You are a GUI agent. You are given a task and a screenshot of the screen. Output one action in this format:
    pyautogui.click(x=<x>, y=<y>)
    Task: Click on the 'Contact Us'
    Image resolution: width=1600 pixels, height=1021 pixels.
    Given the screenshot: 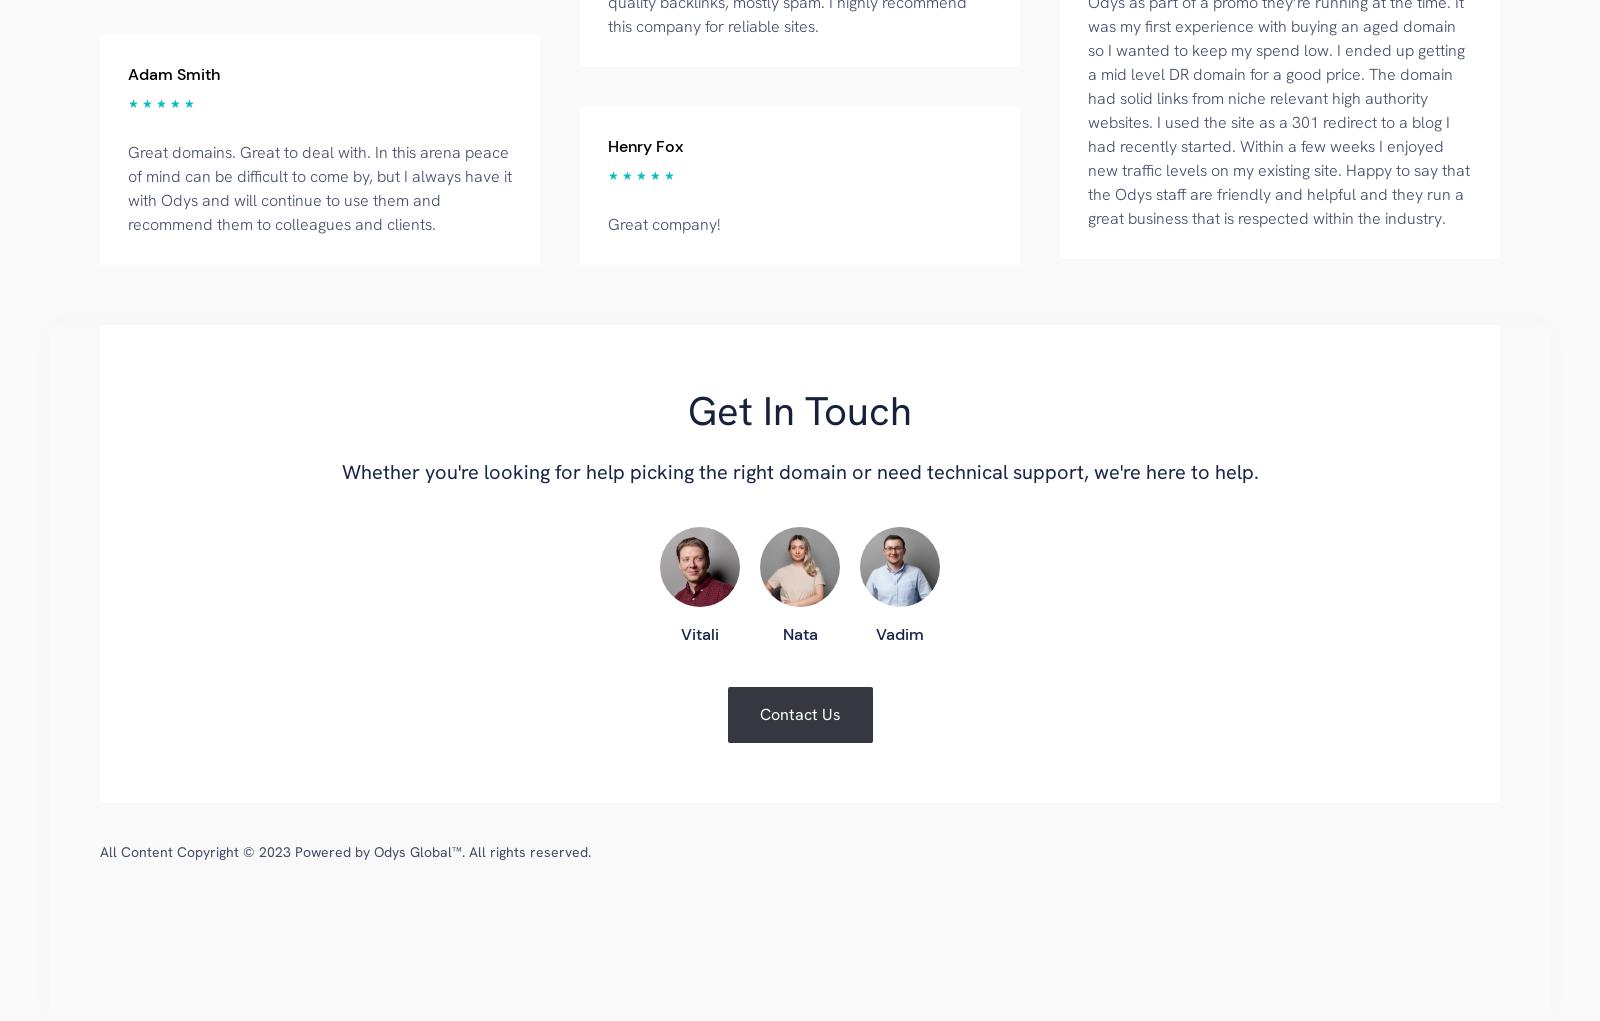 What is the action you would take?
    pyautogui.click(x=799, y=712)
    